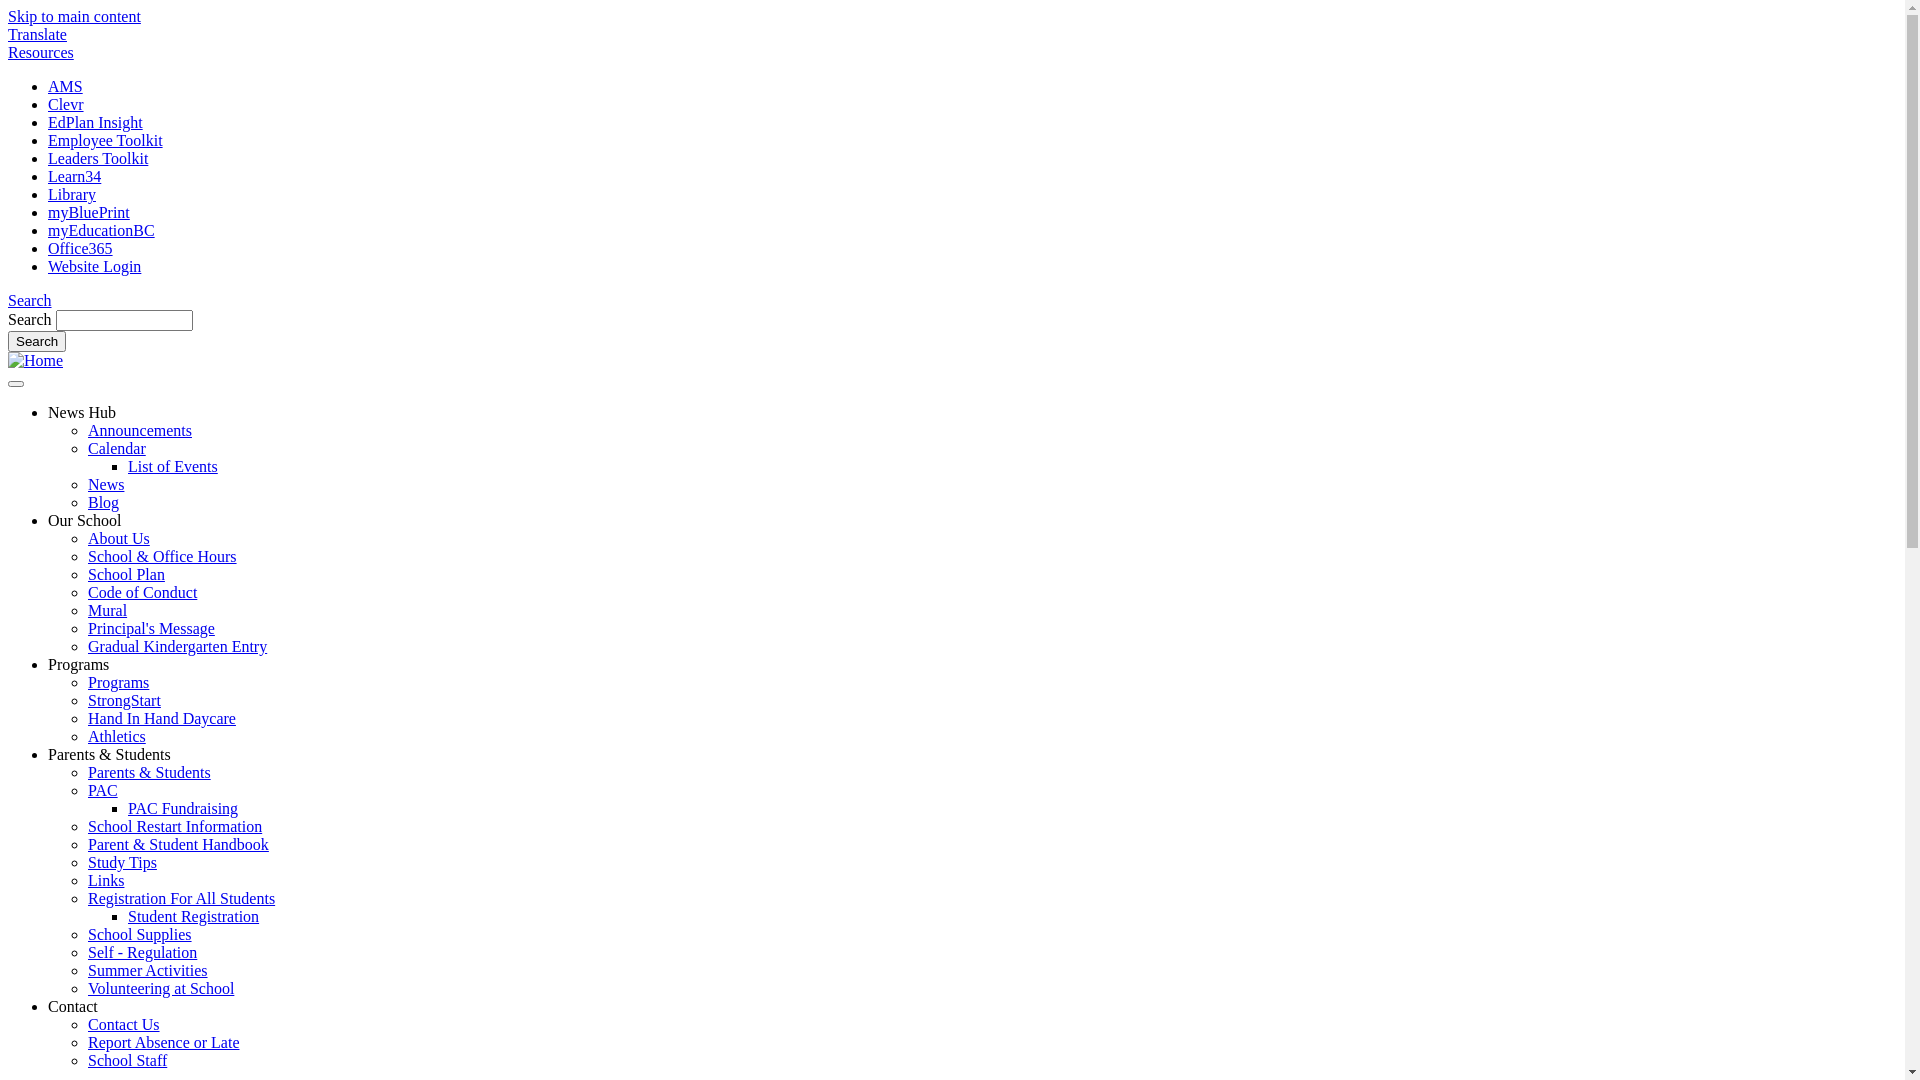 The height and width of the screenshot is (1080, 1920). What do you see at coordinates (123, 1024) in the screenshot?
I see `'Contact Us'` at bounding box center [123, 1024].